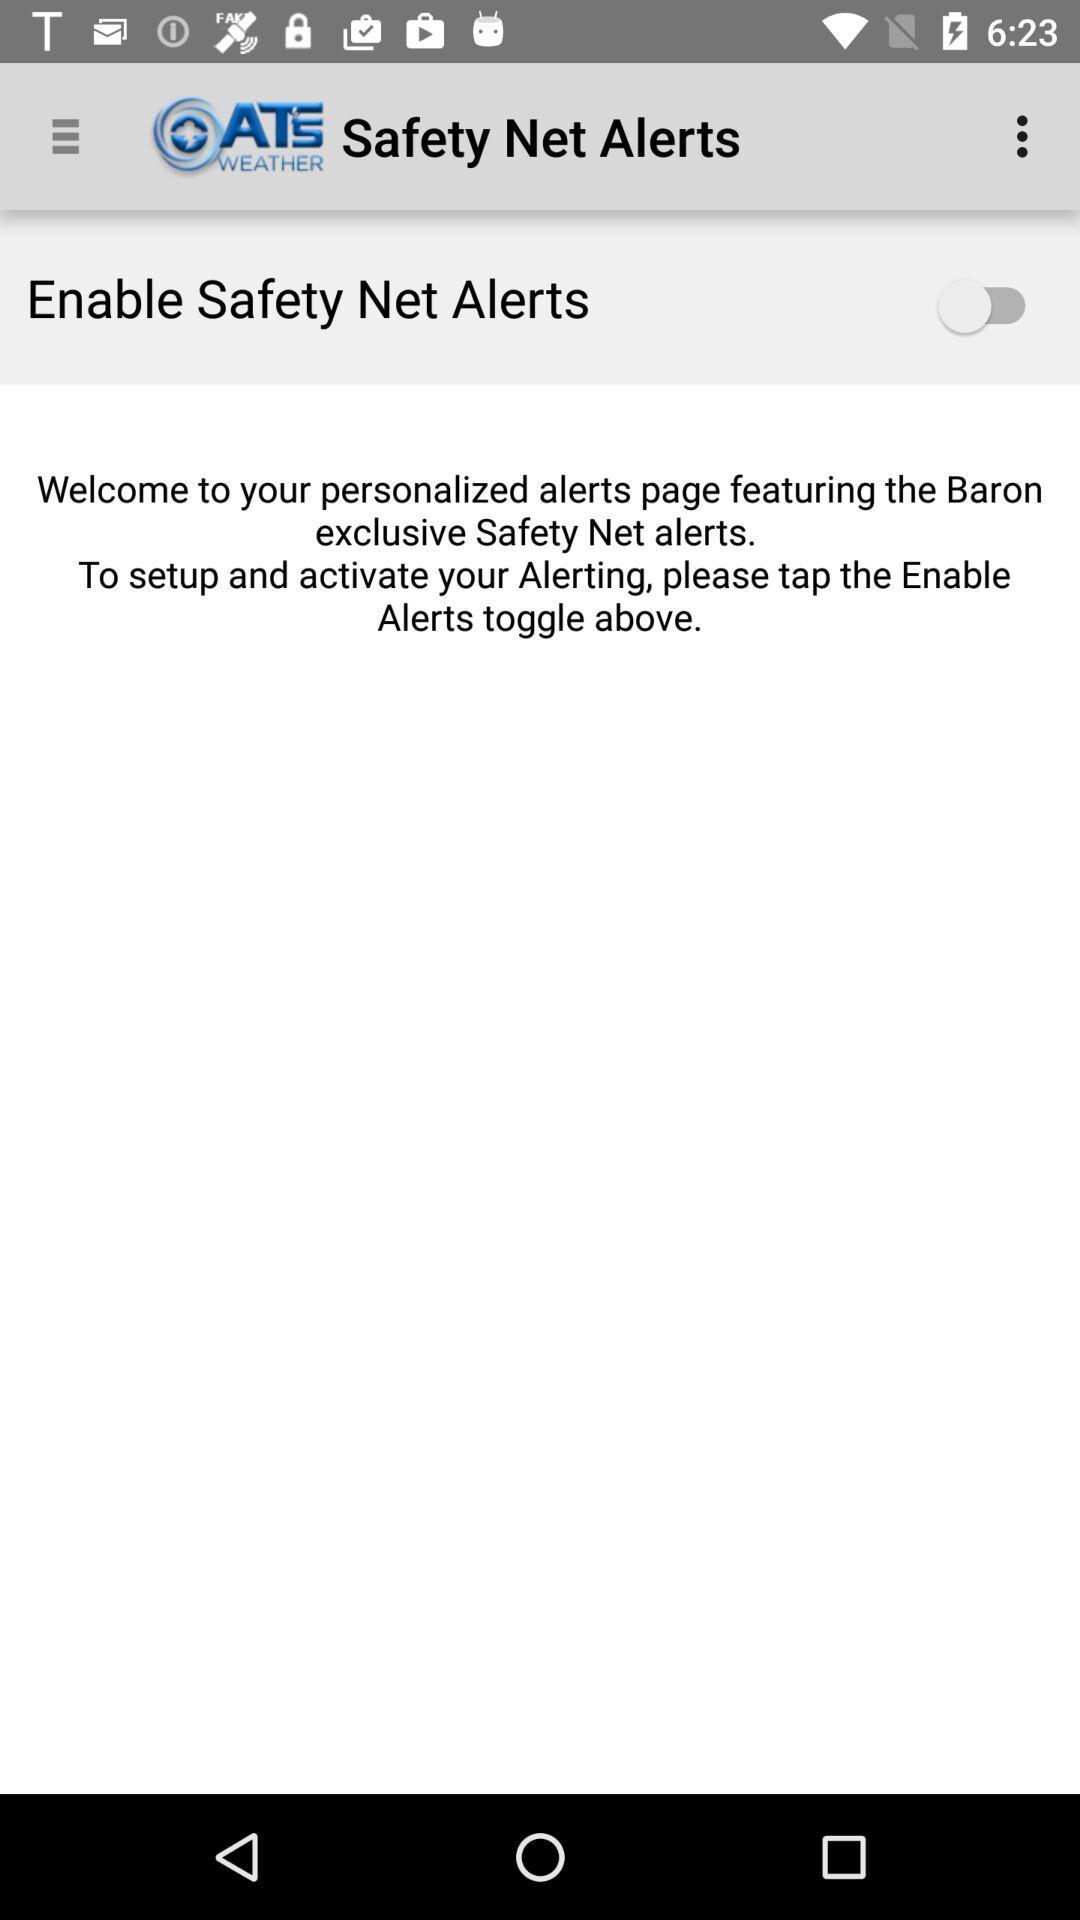  I want to click on app next to safety net alerts app, so click(1027, 135).